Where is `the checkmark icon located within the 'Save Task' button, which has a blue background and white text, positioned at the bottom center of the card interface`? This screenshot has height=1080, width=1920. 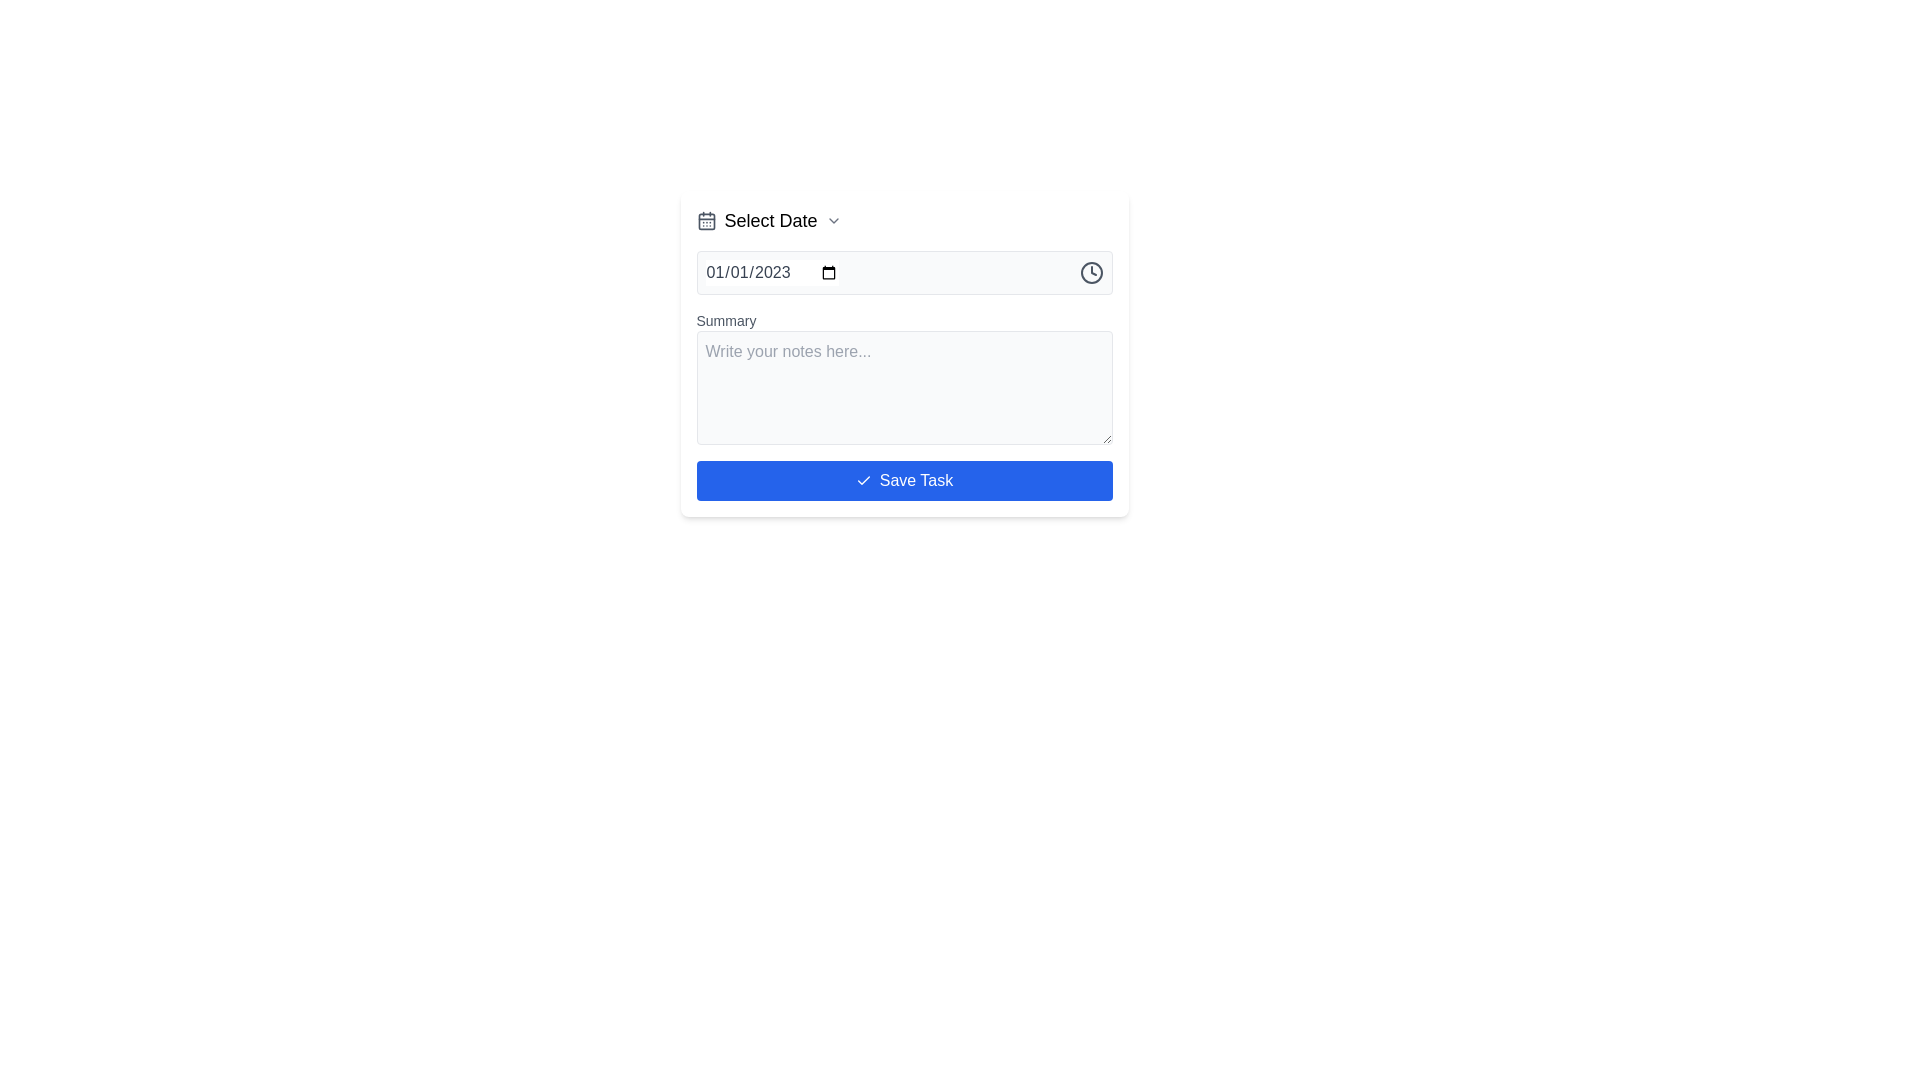
the checkmark icon located within the 'Save Task' button, which has a blue background and white text, positioned at the bottom center of the card interface is located at coordinates (863, 481).